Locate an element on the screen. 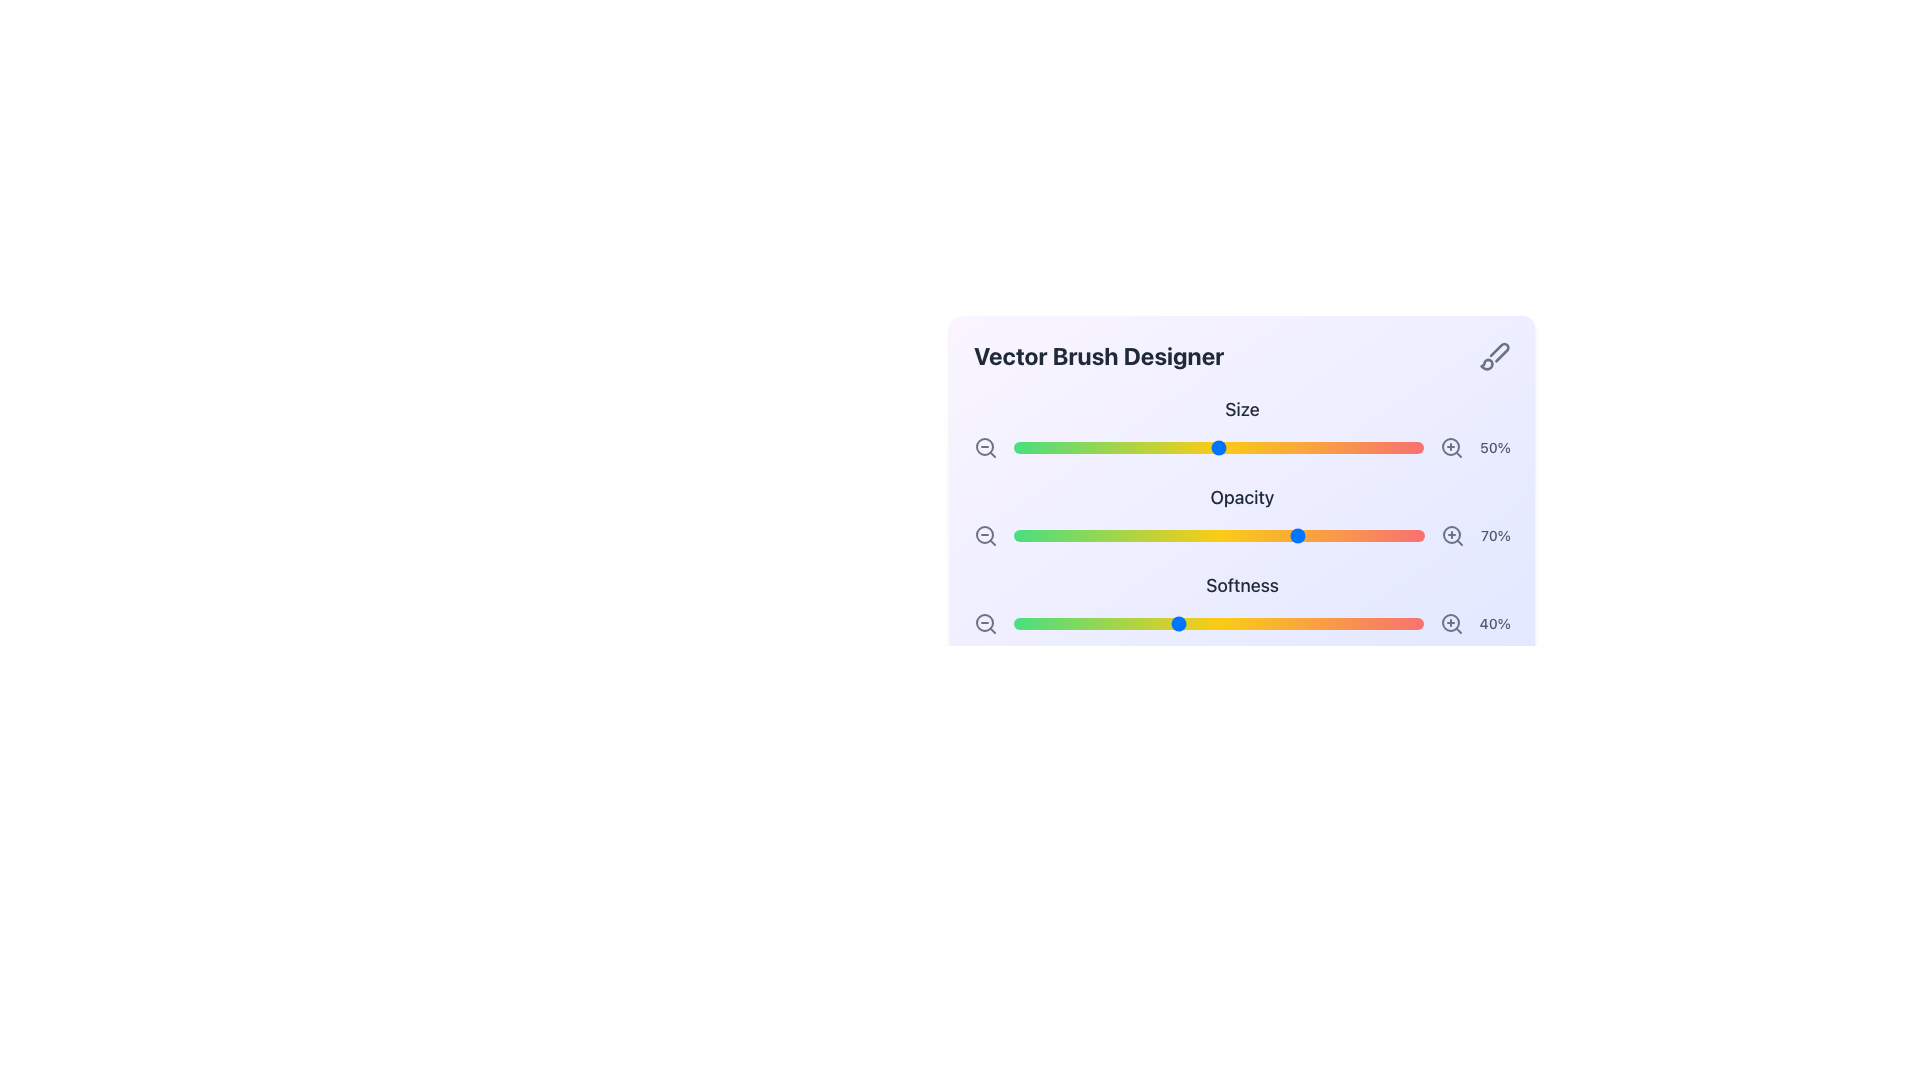  current value (40%) displayed in the Text Indicator located at the far right of the 'Softness' progress bar is located at coordinates (1495, 623).